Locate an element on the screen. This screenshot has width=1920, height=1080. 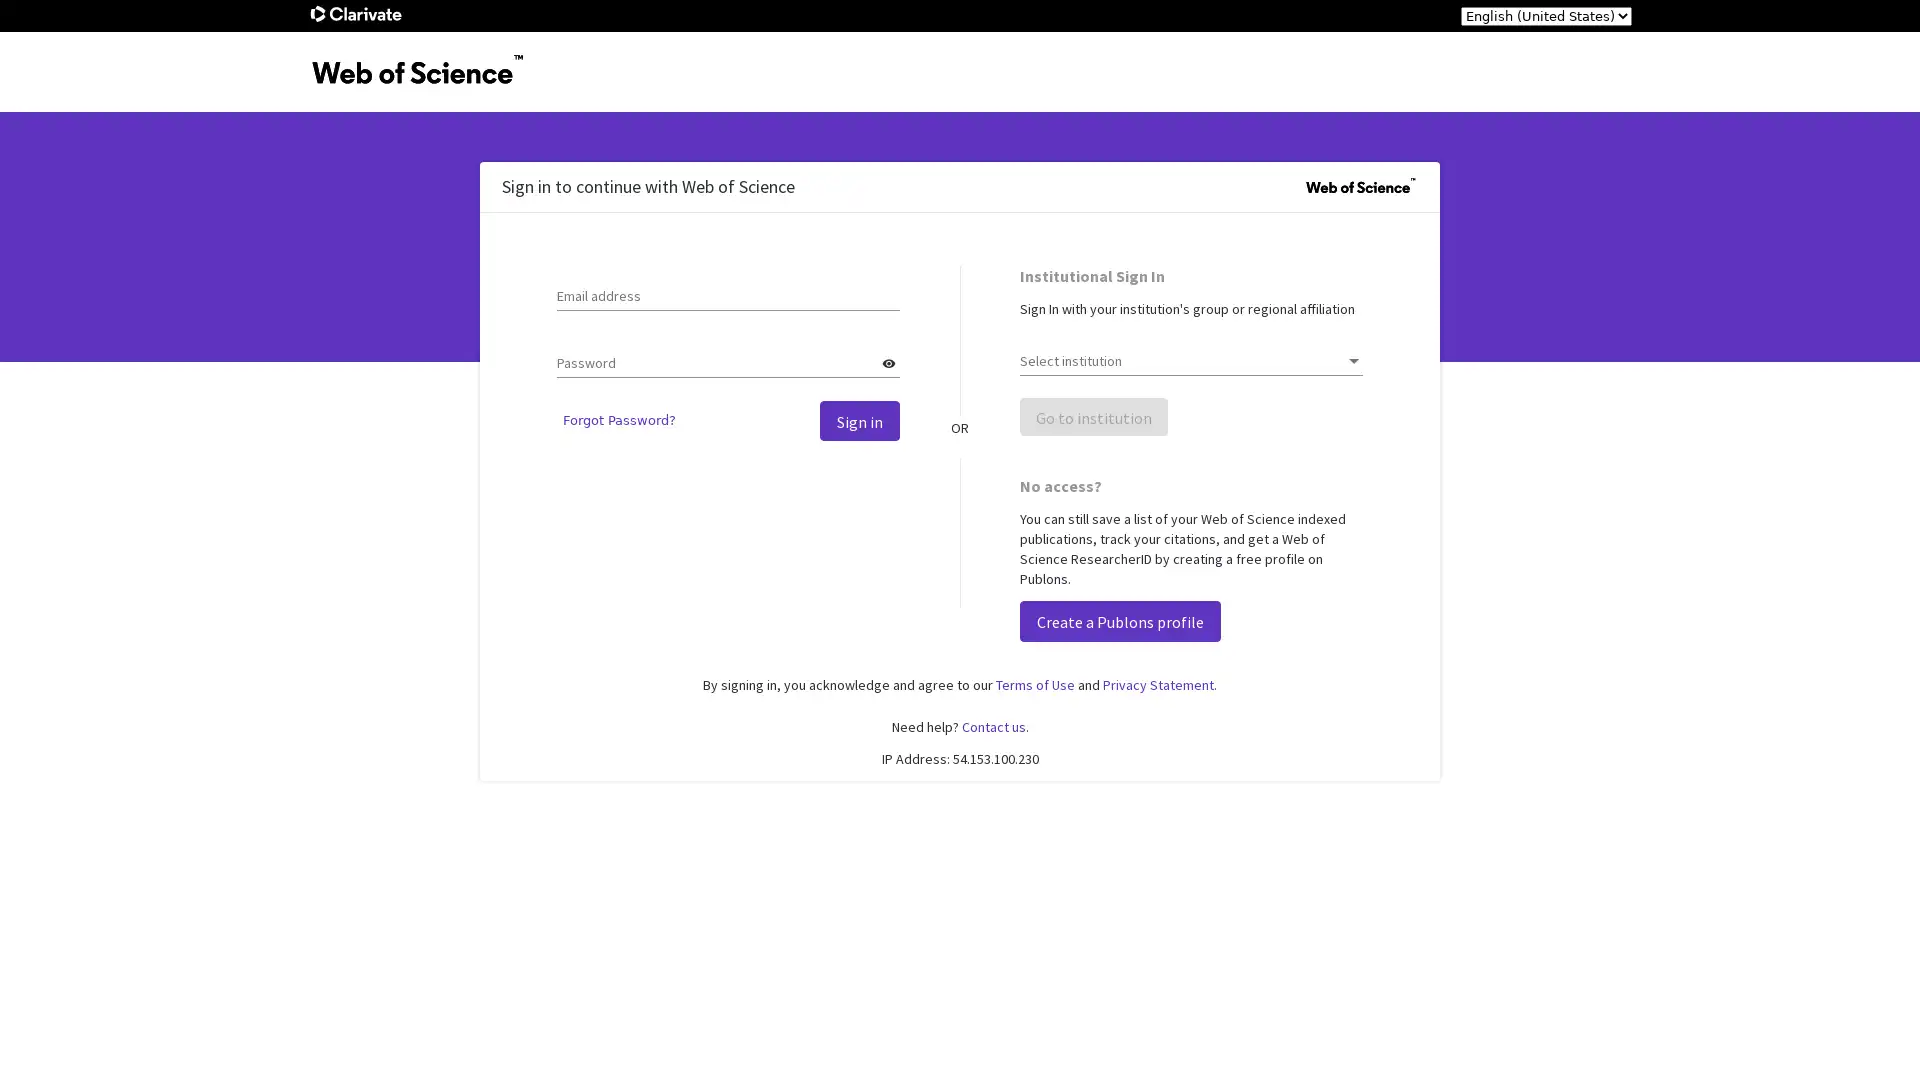
Forgot Password? is located at coordinates (617, 419).